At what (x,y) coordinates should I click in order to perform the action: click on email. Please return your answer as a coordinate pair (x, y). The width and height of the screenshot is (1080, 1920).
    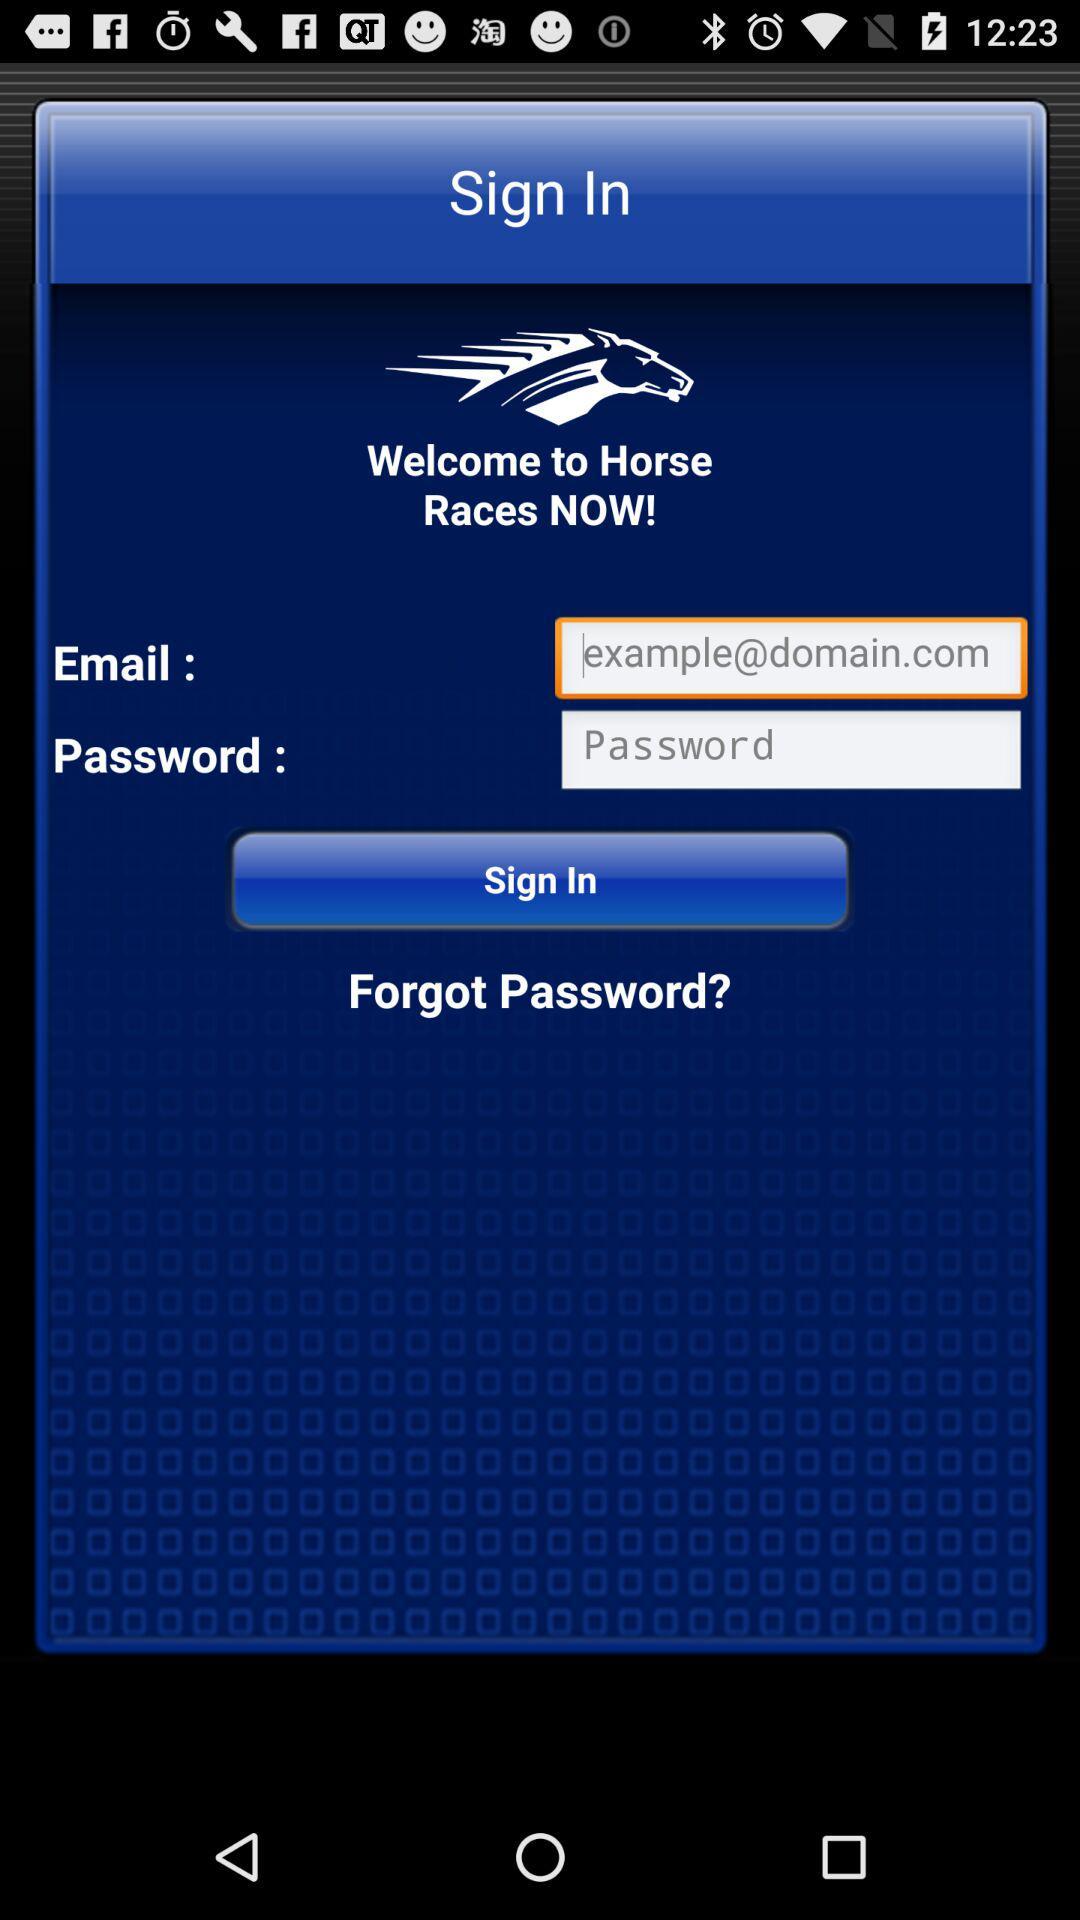
    Looking at the image, I should click on (790, 661).